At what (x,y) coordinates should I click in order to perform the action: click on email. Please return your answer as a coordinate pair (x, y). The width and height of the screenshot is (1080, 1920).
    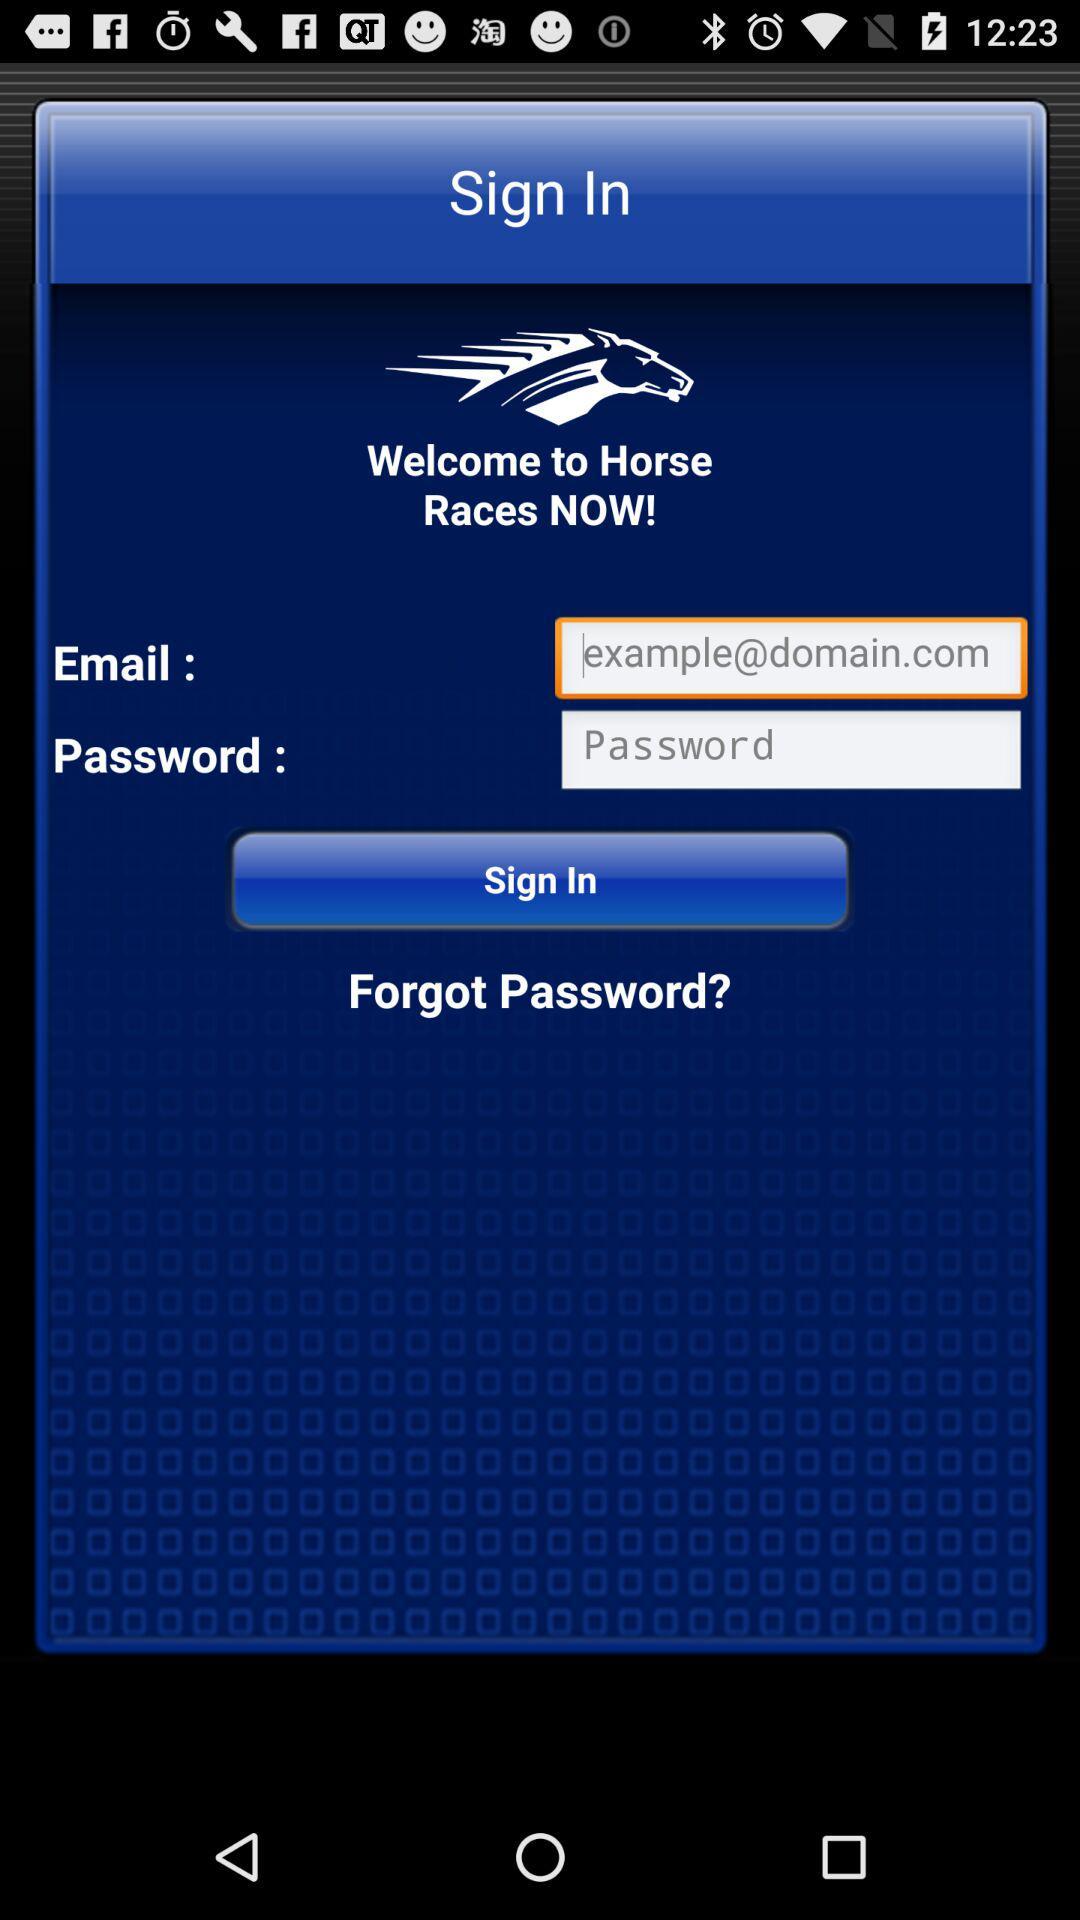
    Looking at the image, I should click on (790, 661).